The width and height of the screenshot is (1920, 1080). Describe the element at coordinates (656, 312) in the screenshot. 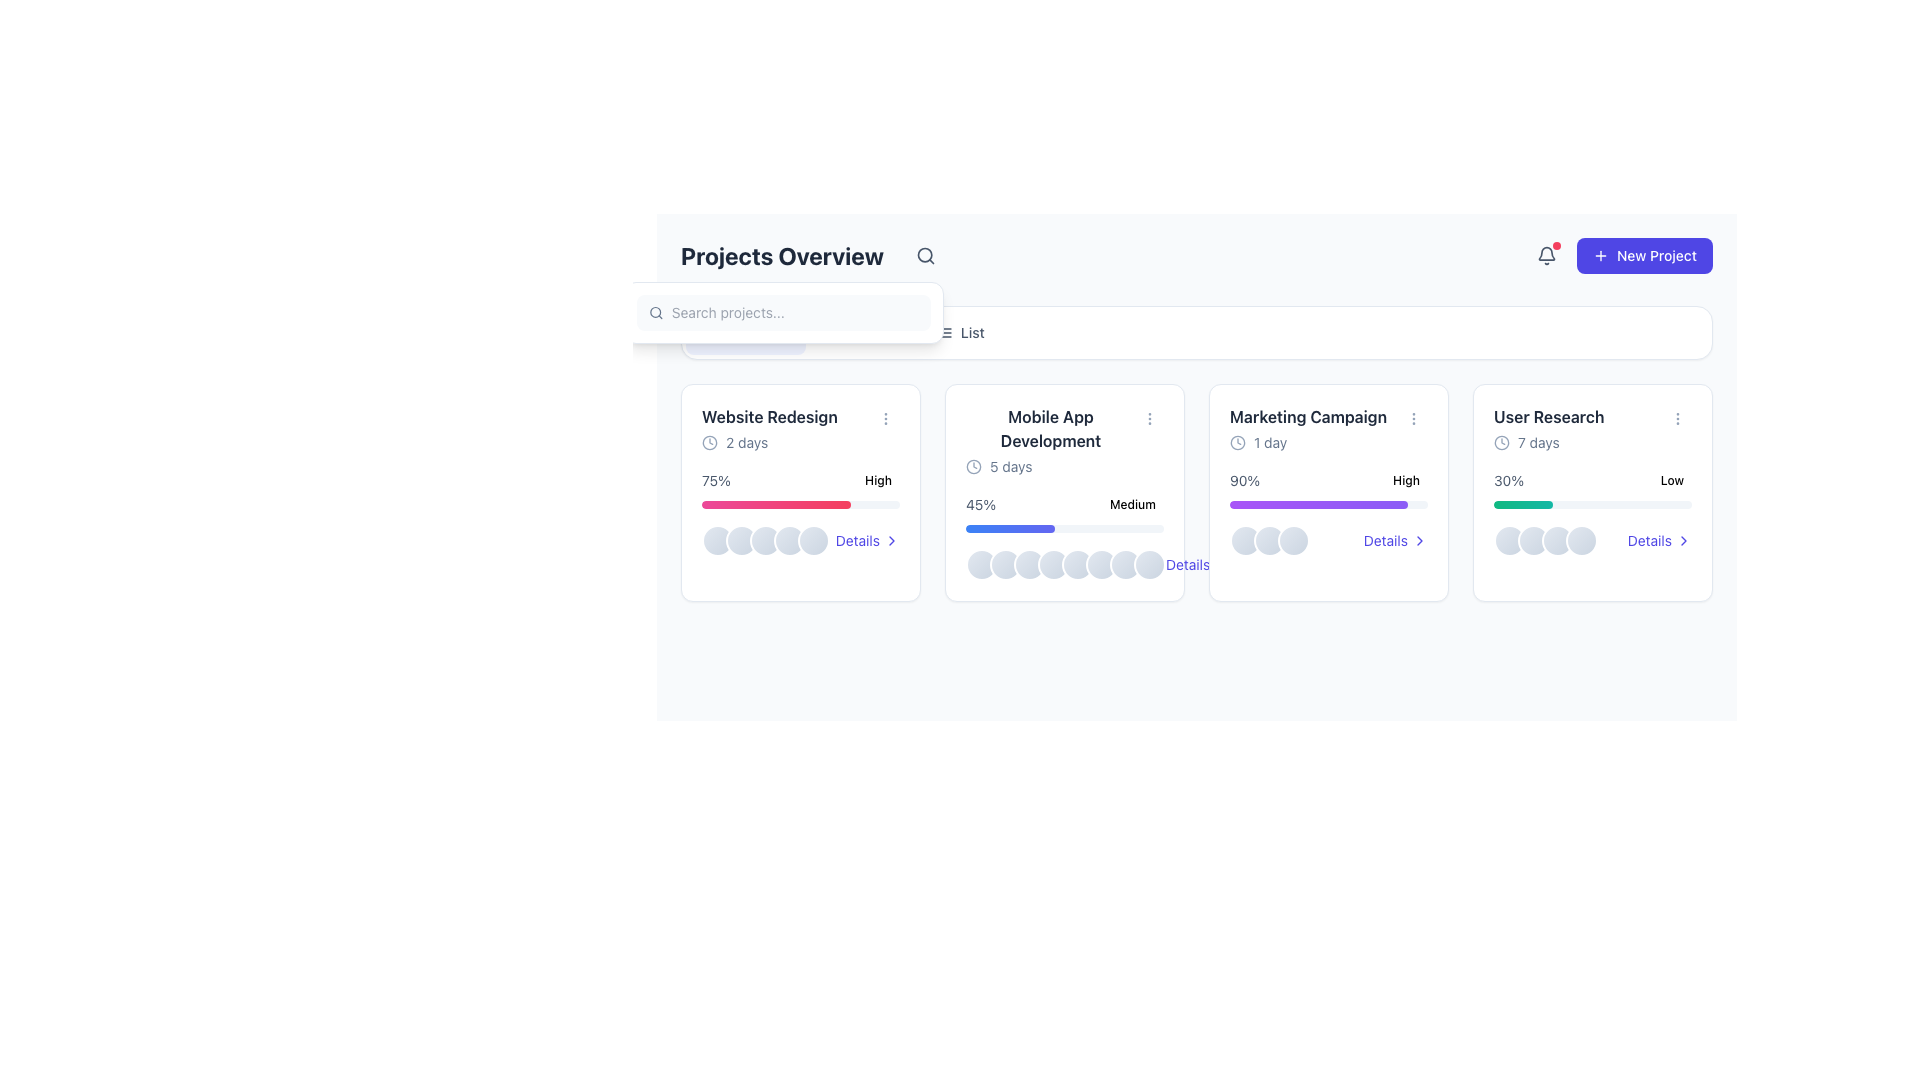

I see `the magnifying glass icon representing the search feature, which is colored slate gray and located in the header section to the left of the 'Search projects...' input field` at that location.